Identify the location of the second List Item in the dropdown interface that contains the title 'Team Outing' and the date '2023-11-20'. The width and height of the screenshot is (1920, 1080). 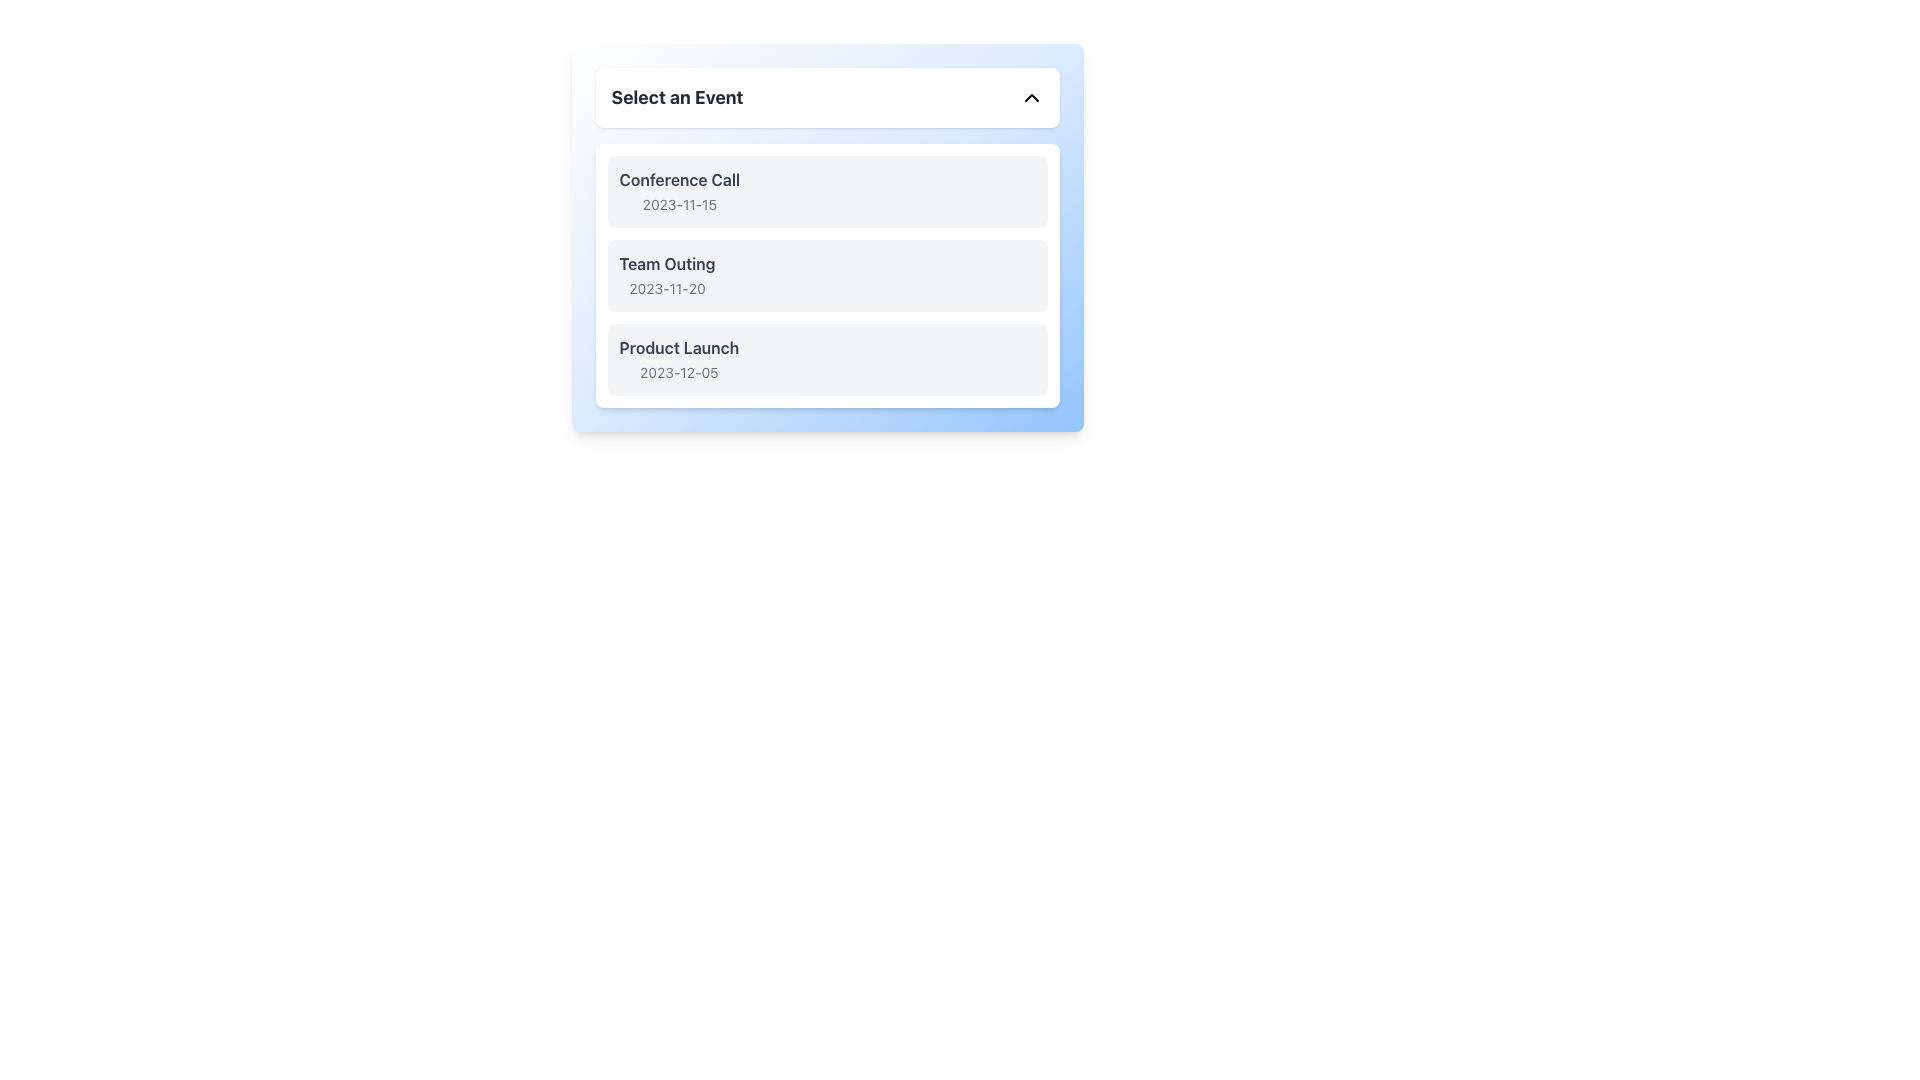
(827, 276).